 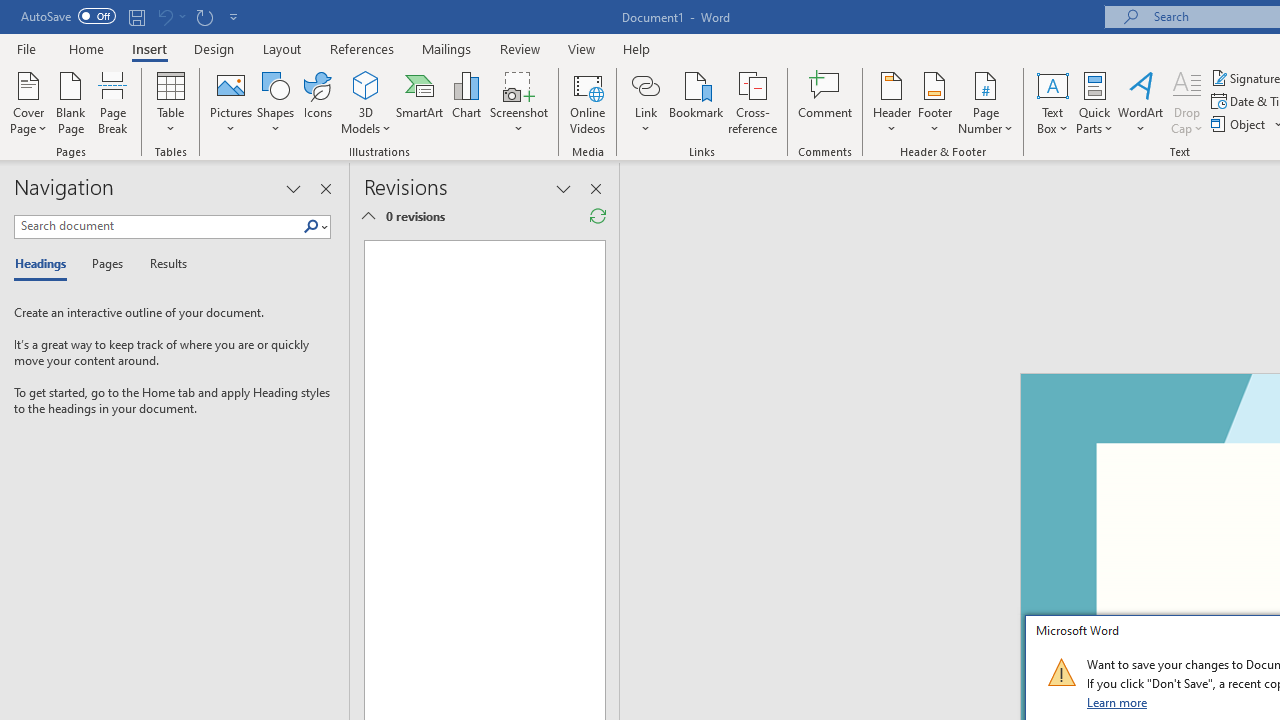 What do you see at coordinates (71, 103) in the screenshot?
I see `'Blank Page'` at bounding box center [71, 103].